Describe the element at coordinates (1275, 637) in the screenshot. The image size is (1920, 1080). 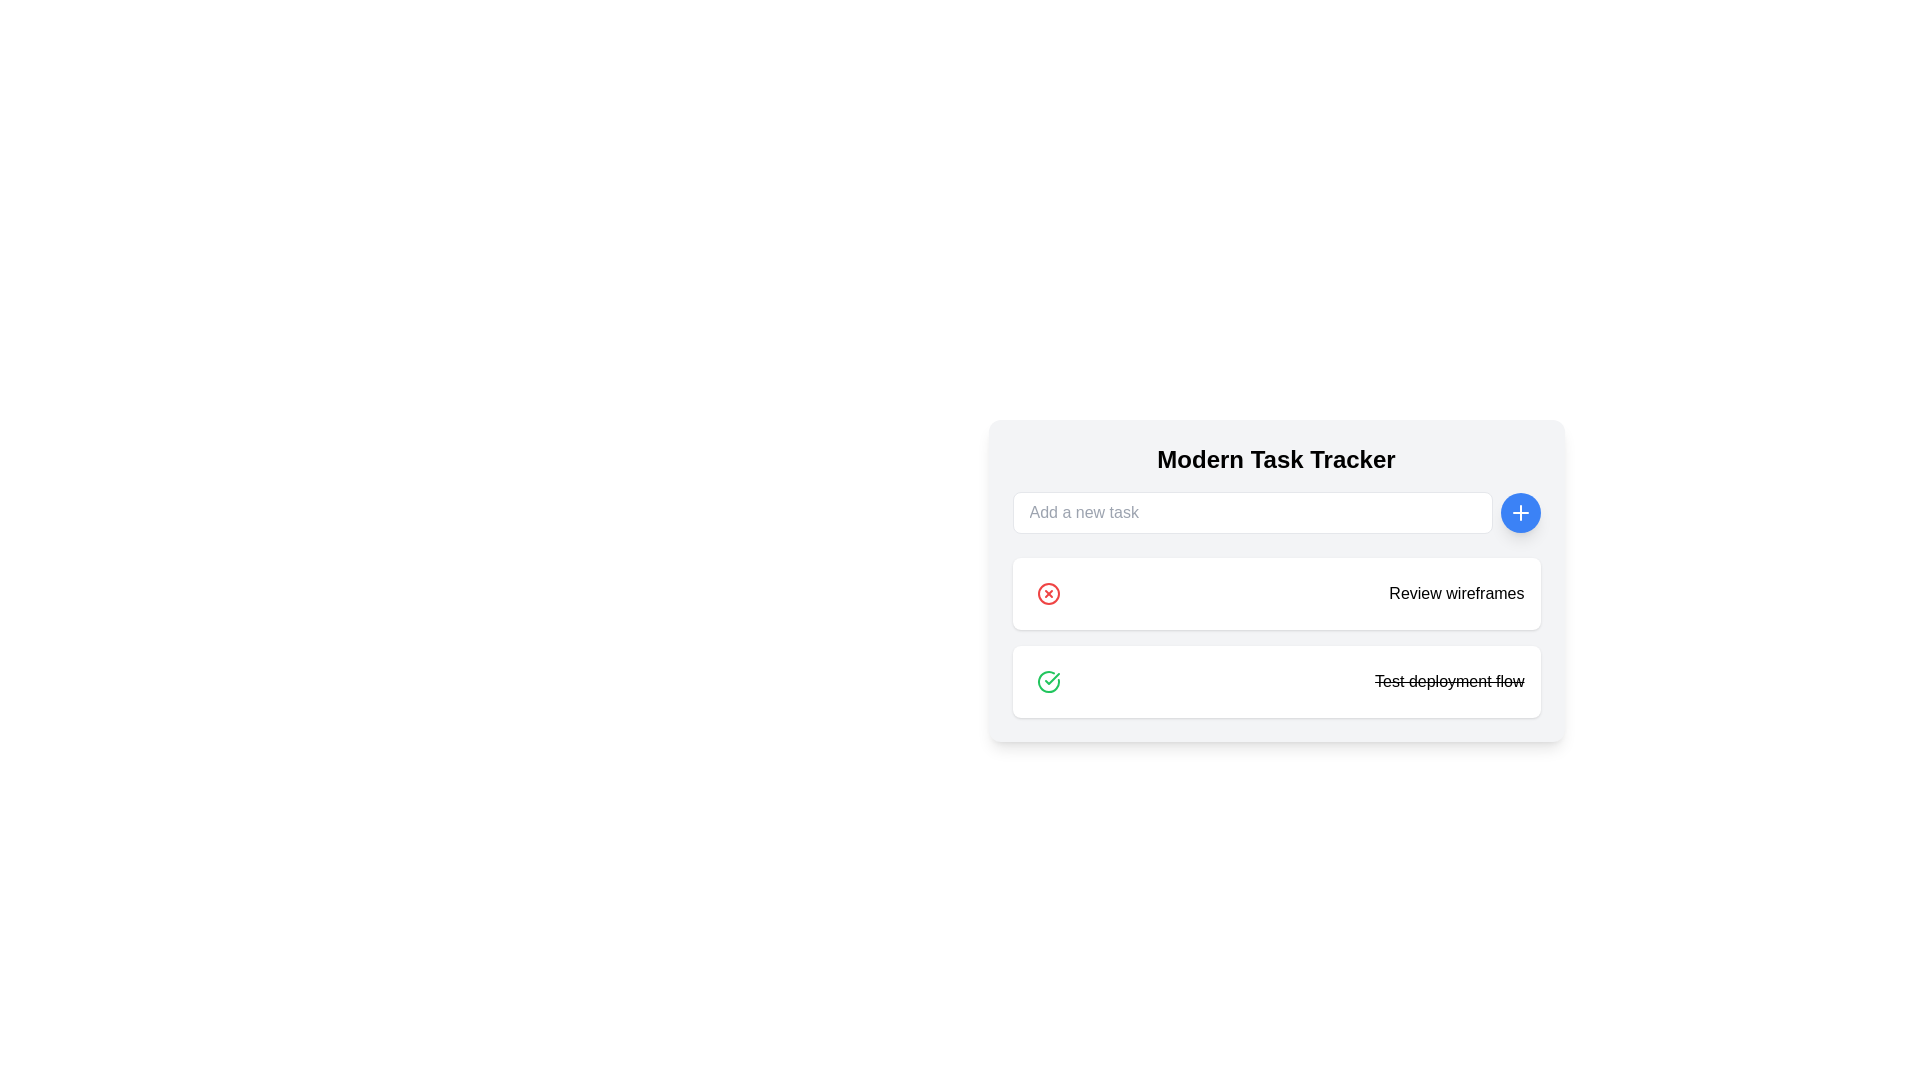
I see `the action icons on the Task list component to mark tasks as completed or delete them, which are located under the 'Modern Task Tracker' section` at that location.